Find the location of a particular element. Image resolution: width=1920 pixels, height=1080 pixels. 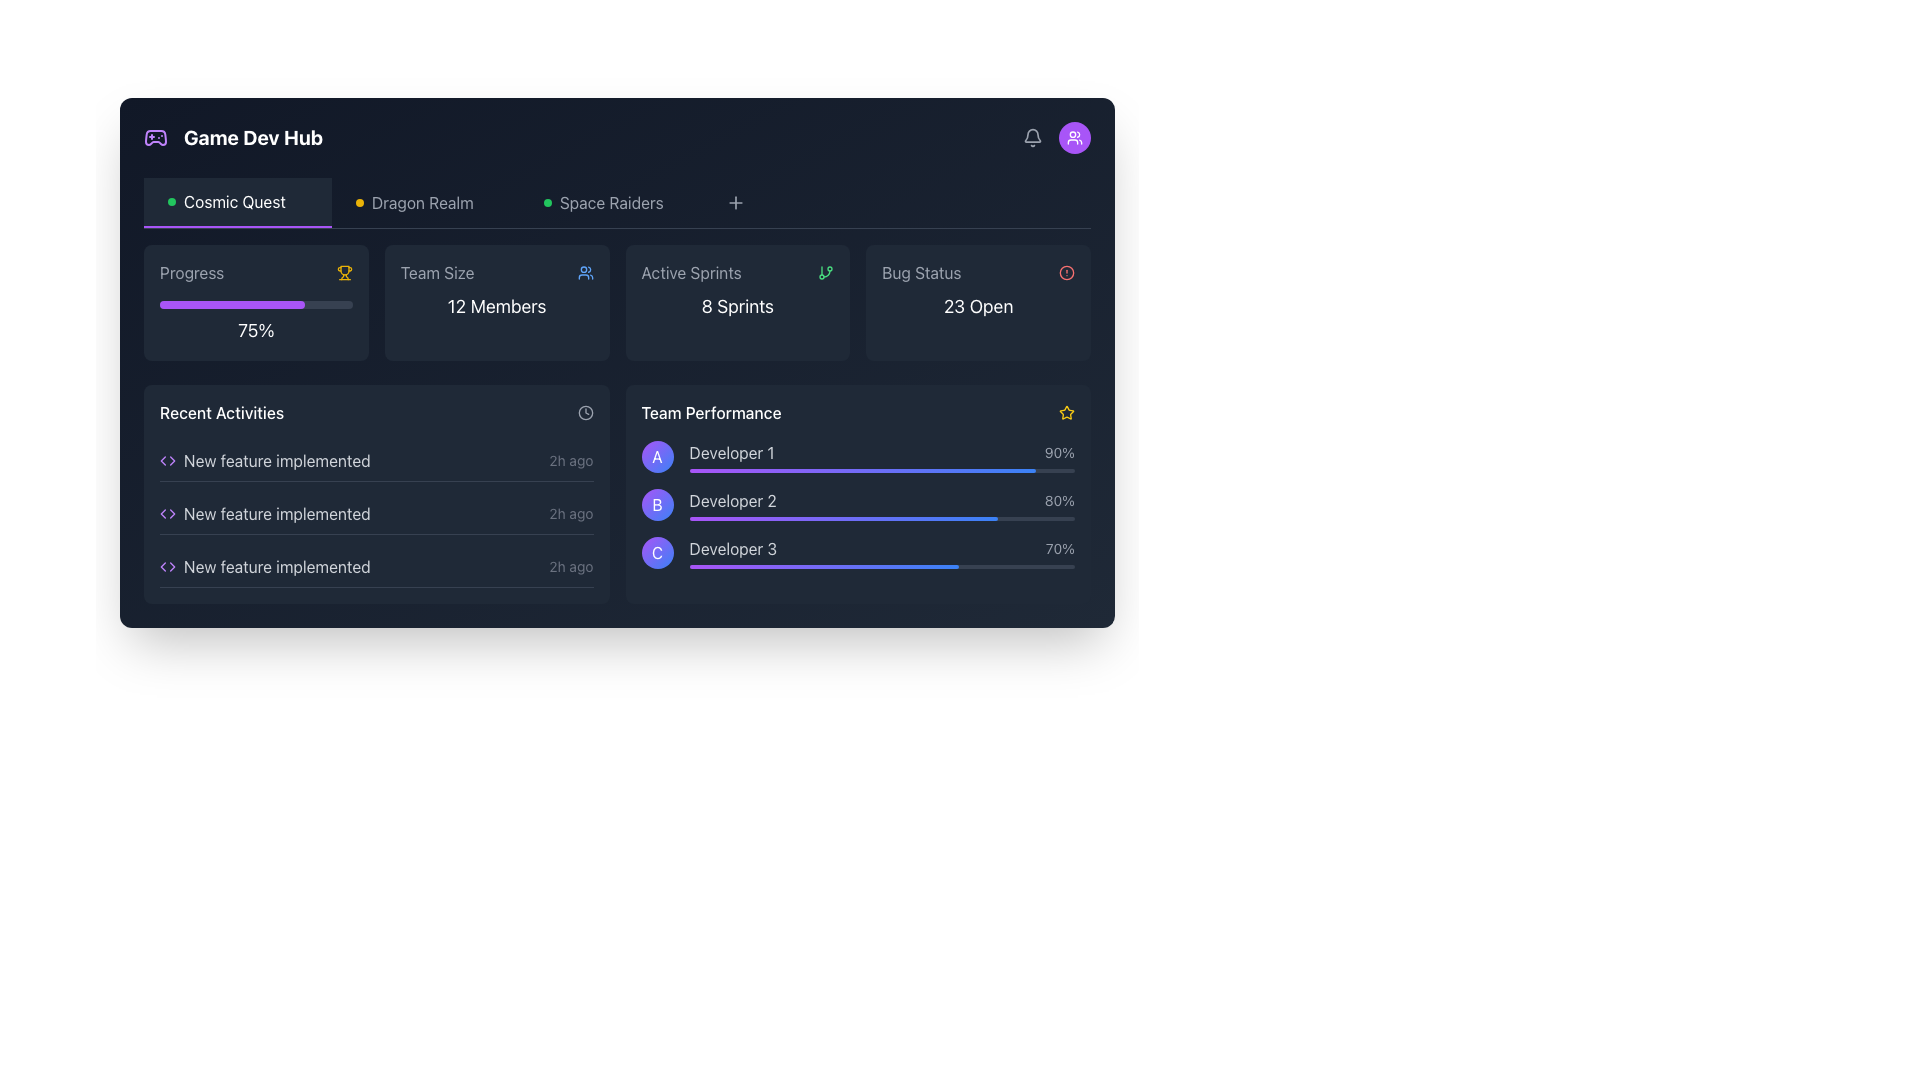

the text label displaying '75%' is located at coordinates (255, 318).